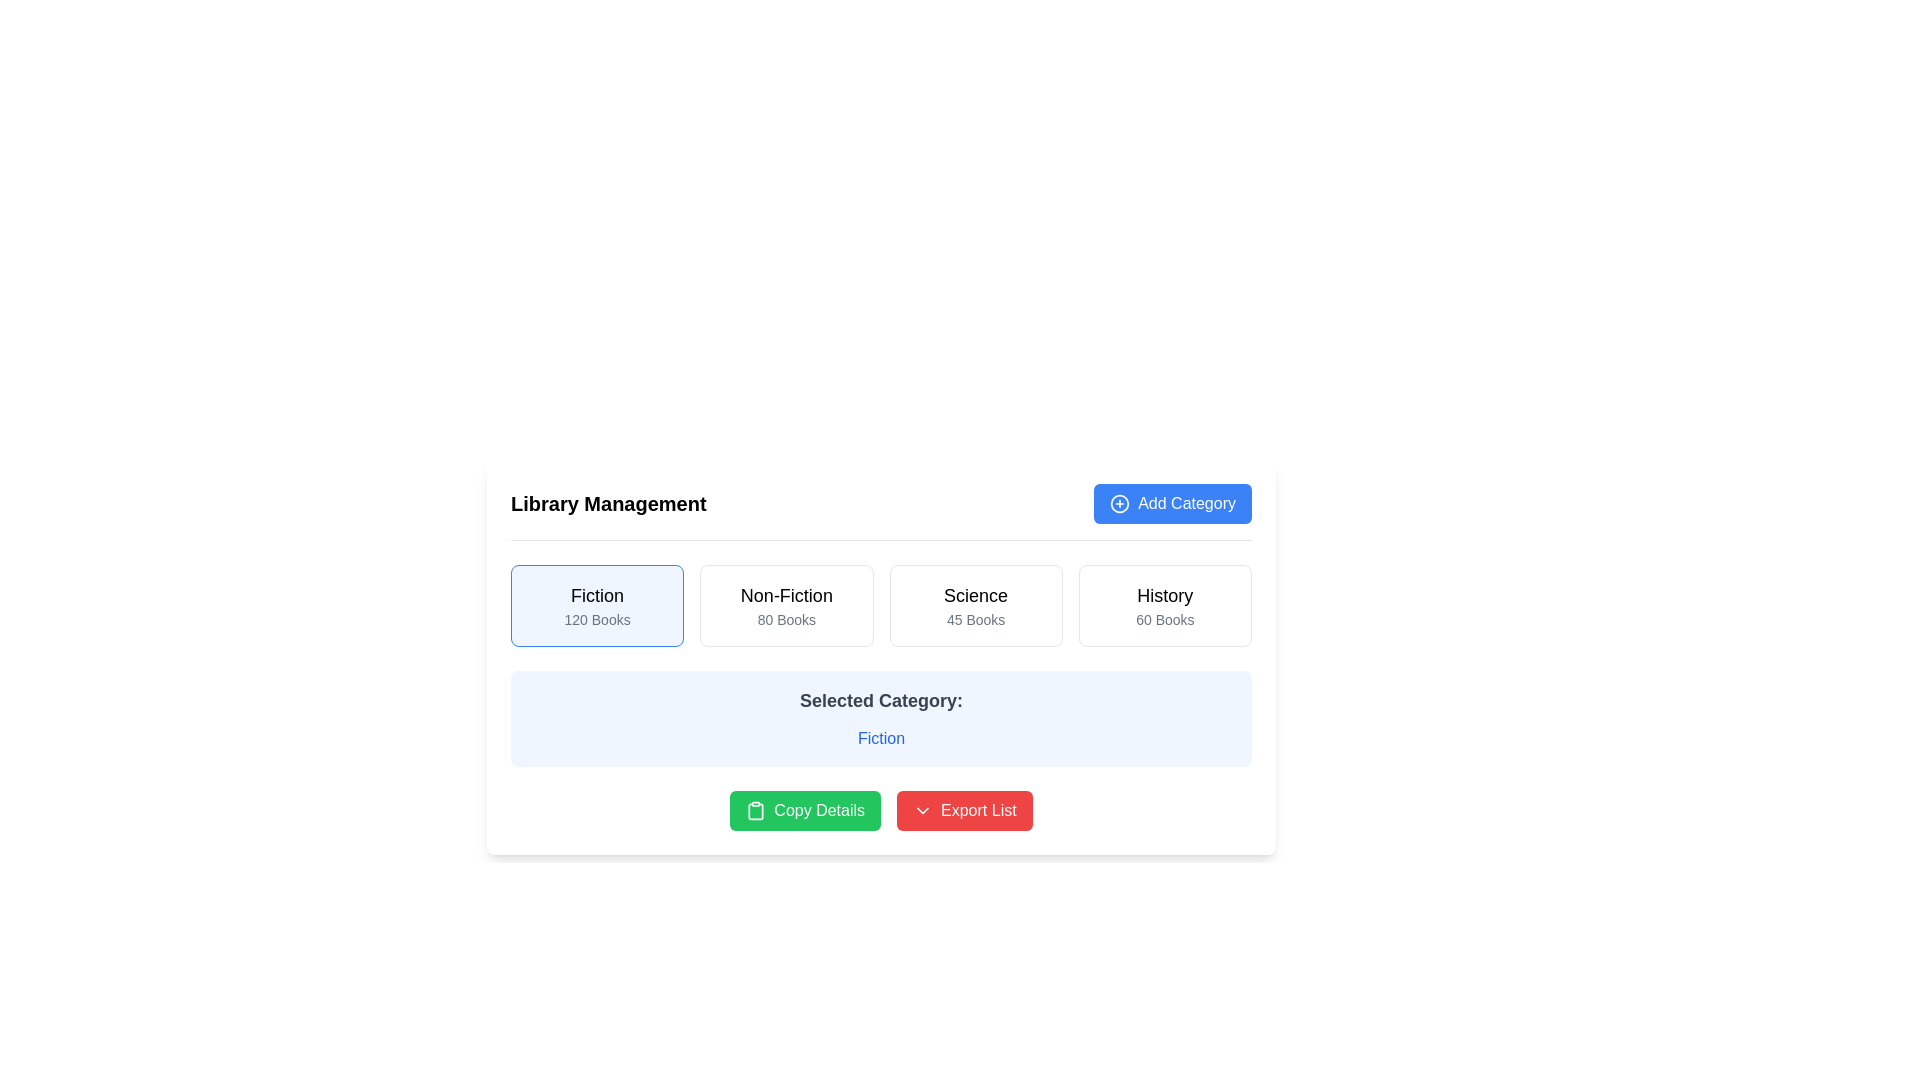 The width and height of the screenshot is (1920, 1080). What do you see at coordinates (755, 811) in the screenshot?
I see `the clipboard-shaped decorative icon located centrally within the green 'Copy Details' button at the bottom-left of the control area, beneath the 'Selected Category' section` at bounding box center [755, 811].